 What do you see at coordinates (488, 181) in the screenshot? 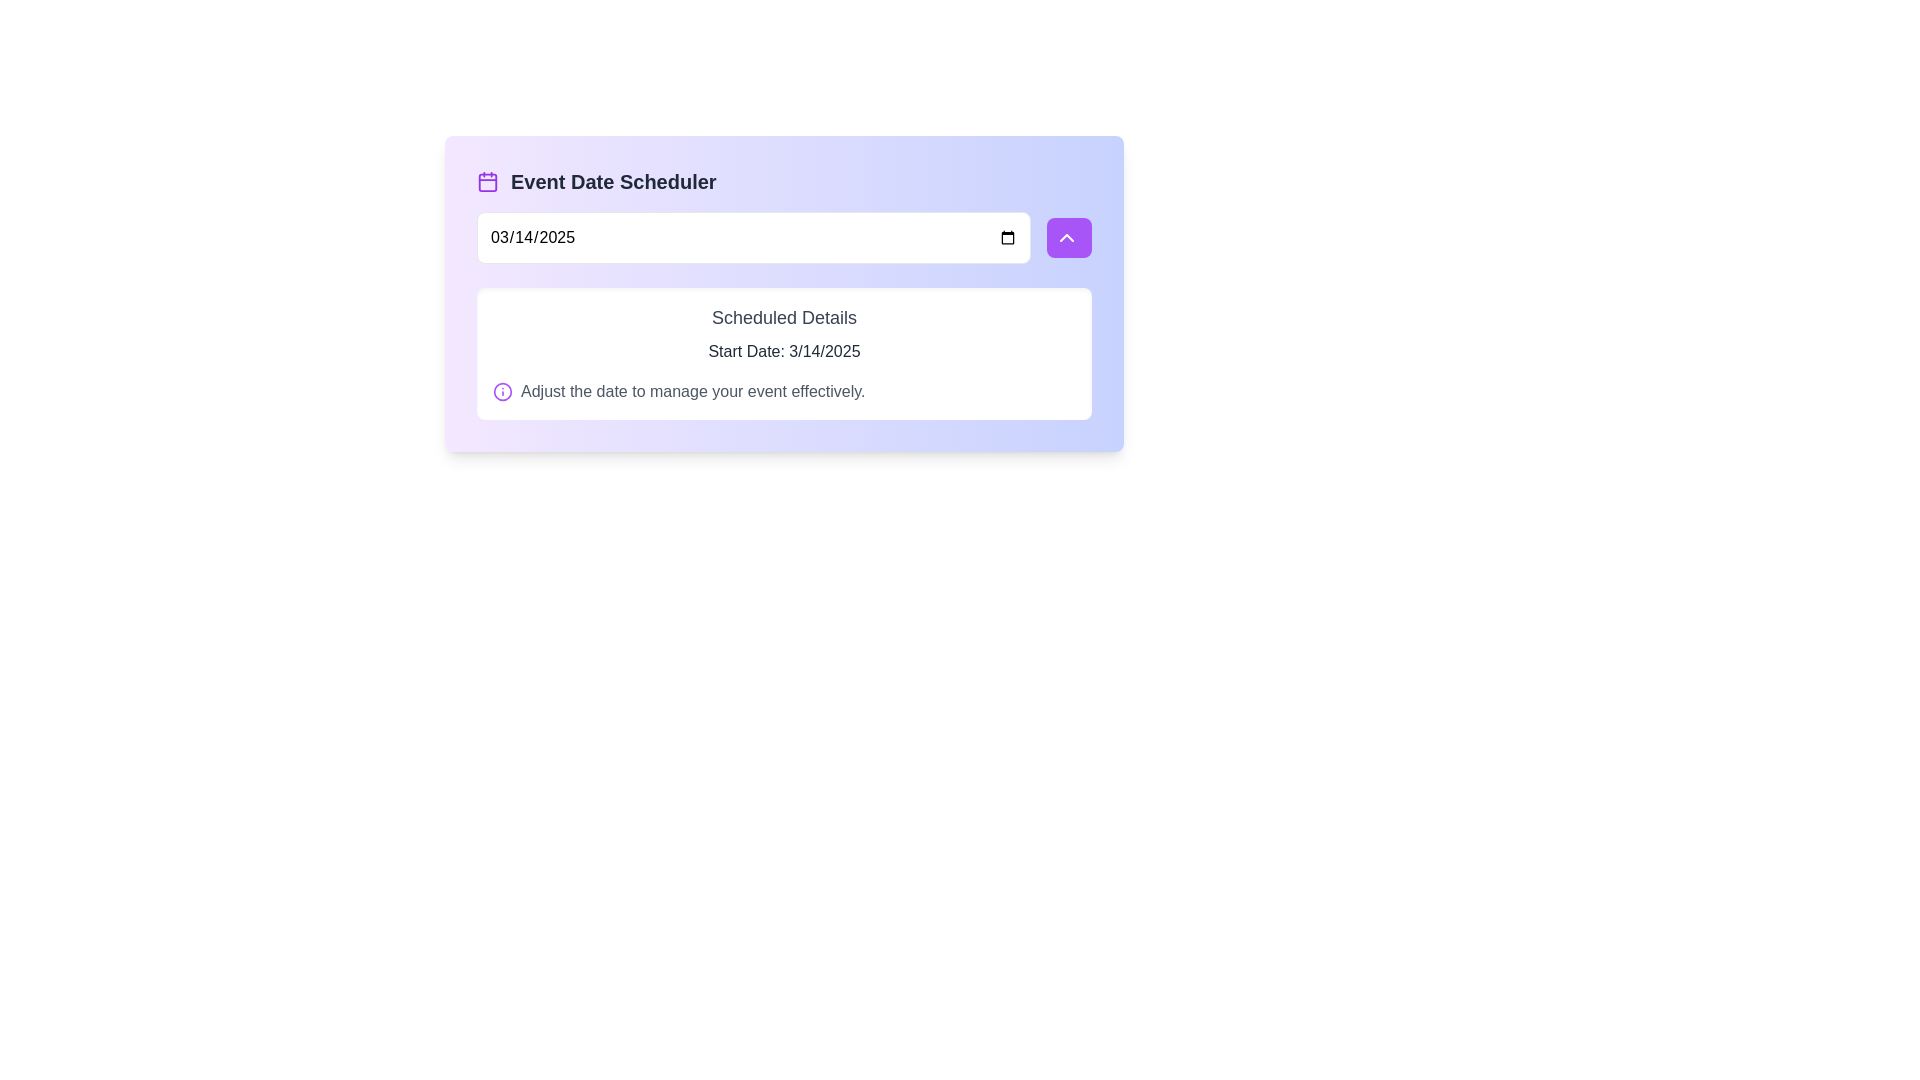
I see `the purple calendar icon located to the left of the 'Event Date Scheduler' text in the header area` at bounding box center [488, 181].